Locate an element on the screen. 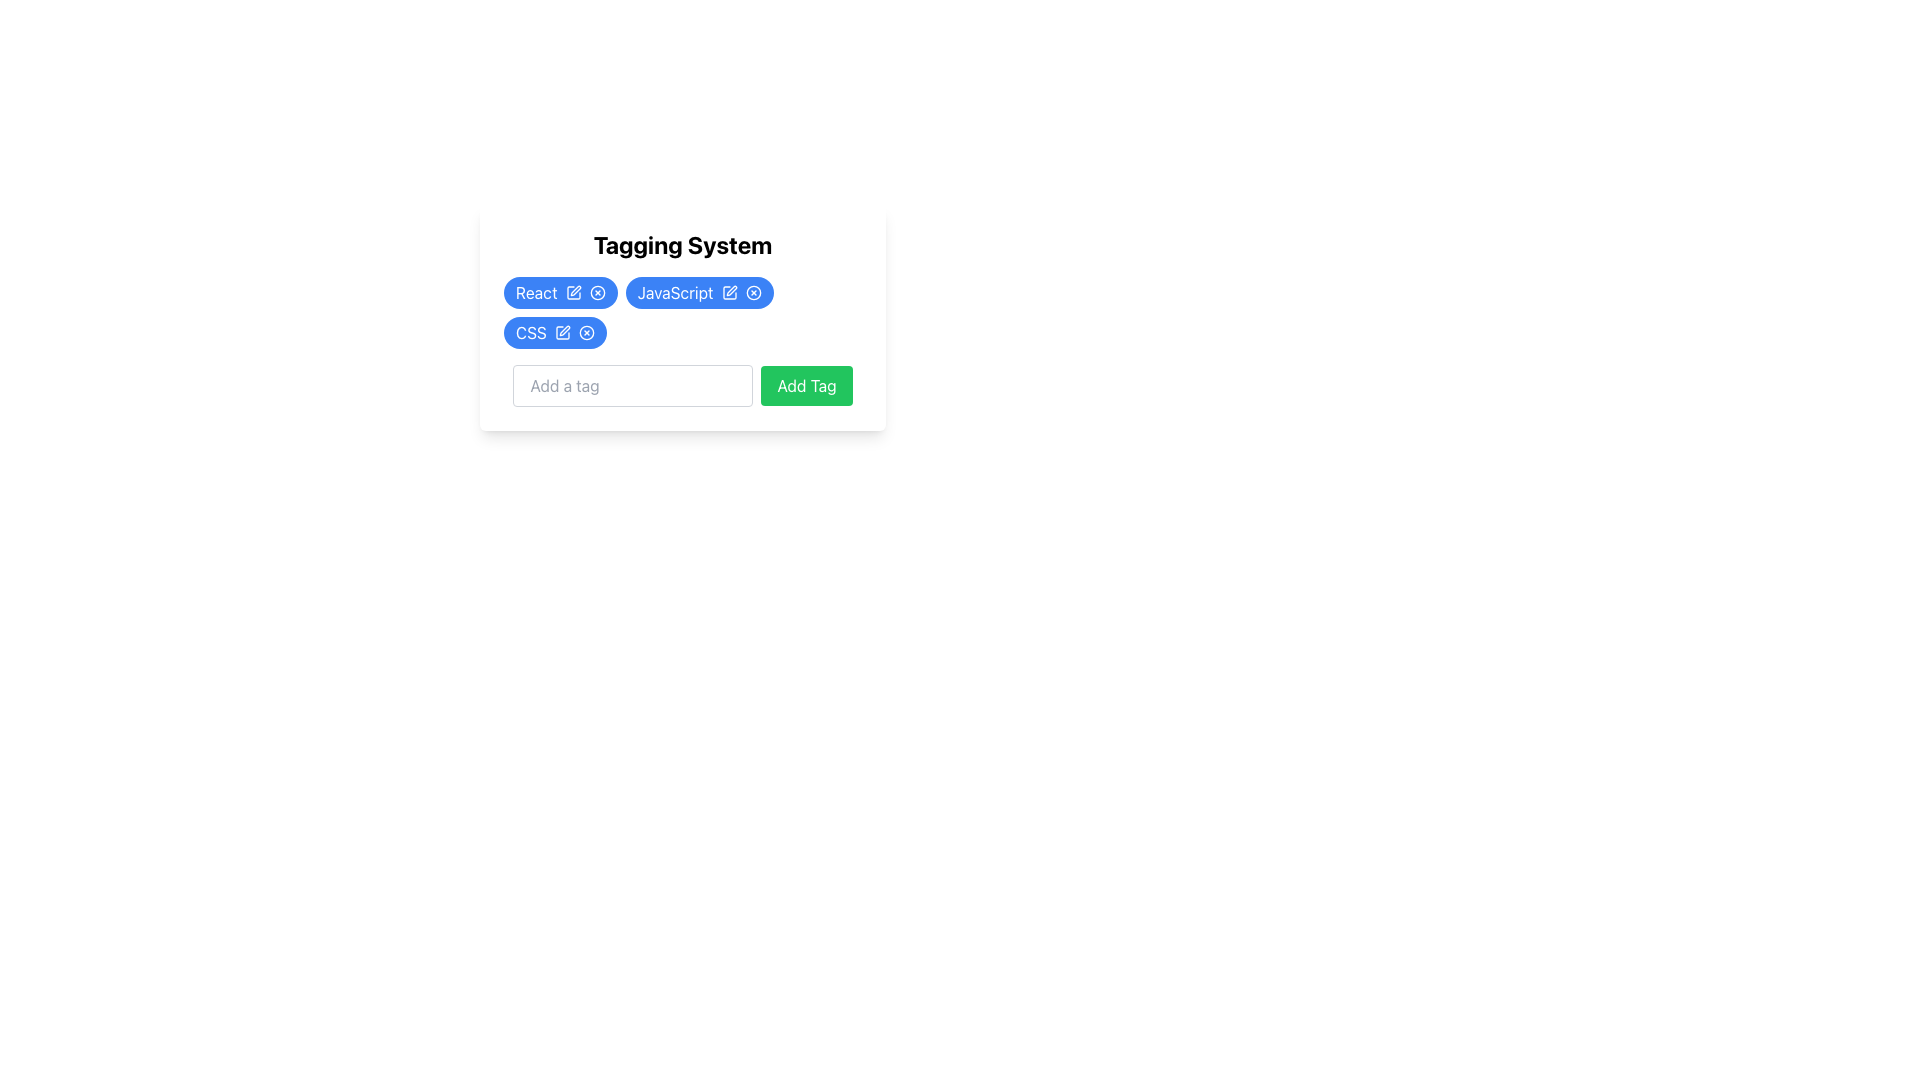 This screenshot has height=1080, width=1920. the pen icon button is located at coordinates (561, 331).